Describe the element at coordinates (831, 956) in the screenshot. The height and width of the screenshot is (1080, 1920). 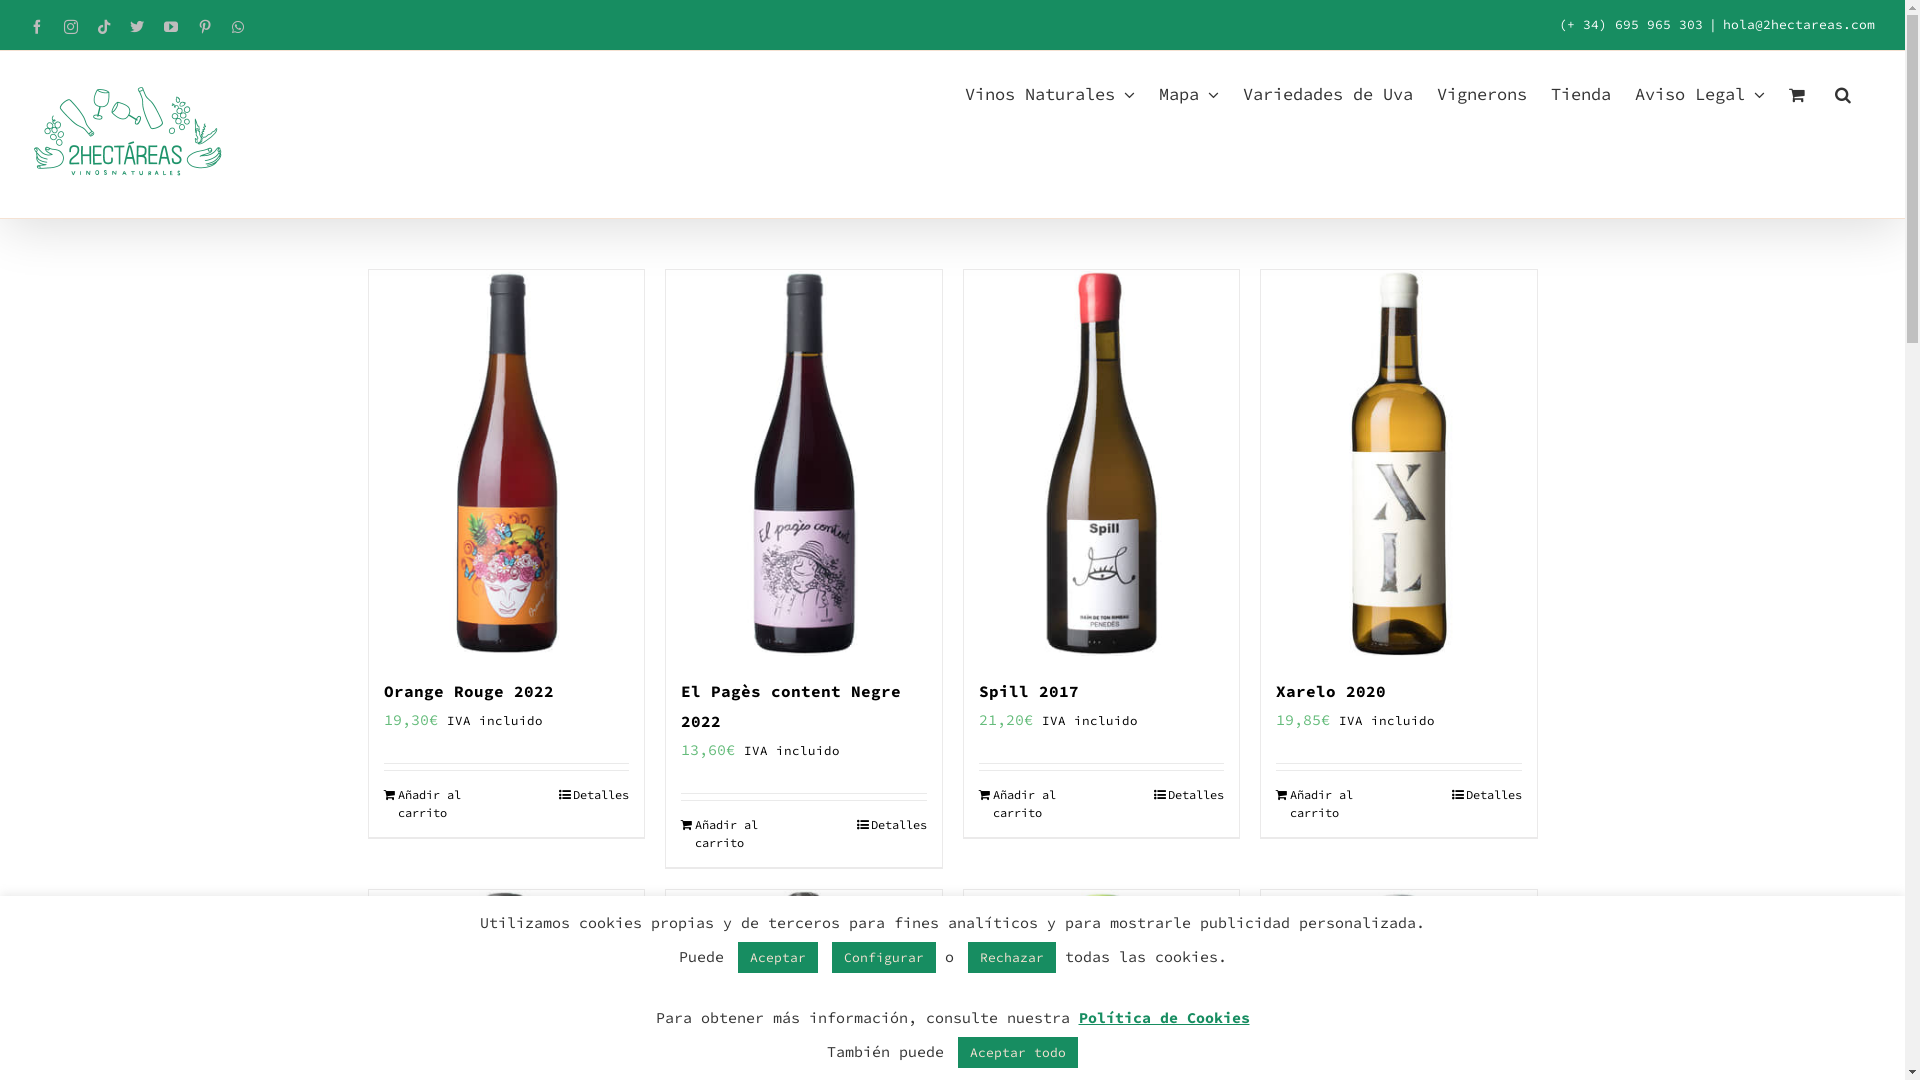
I see `'Configurar'` at that location.